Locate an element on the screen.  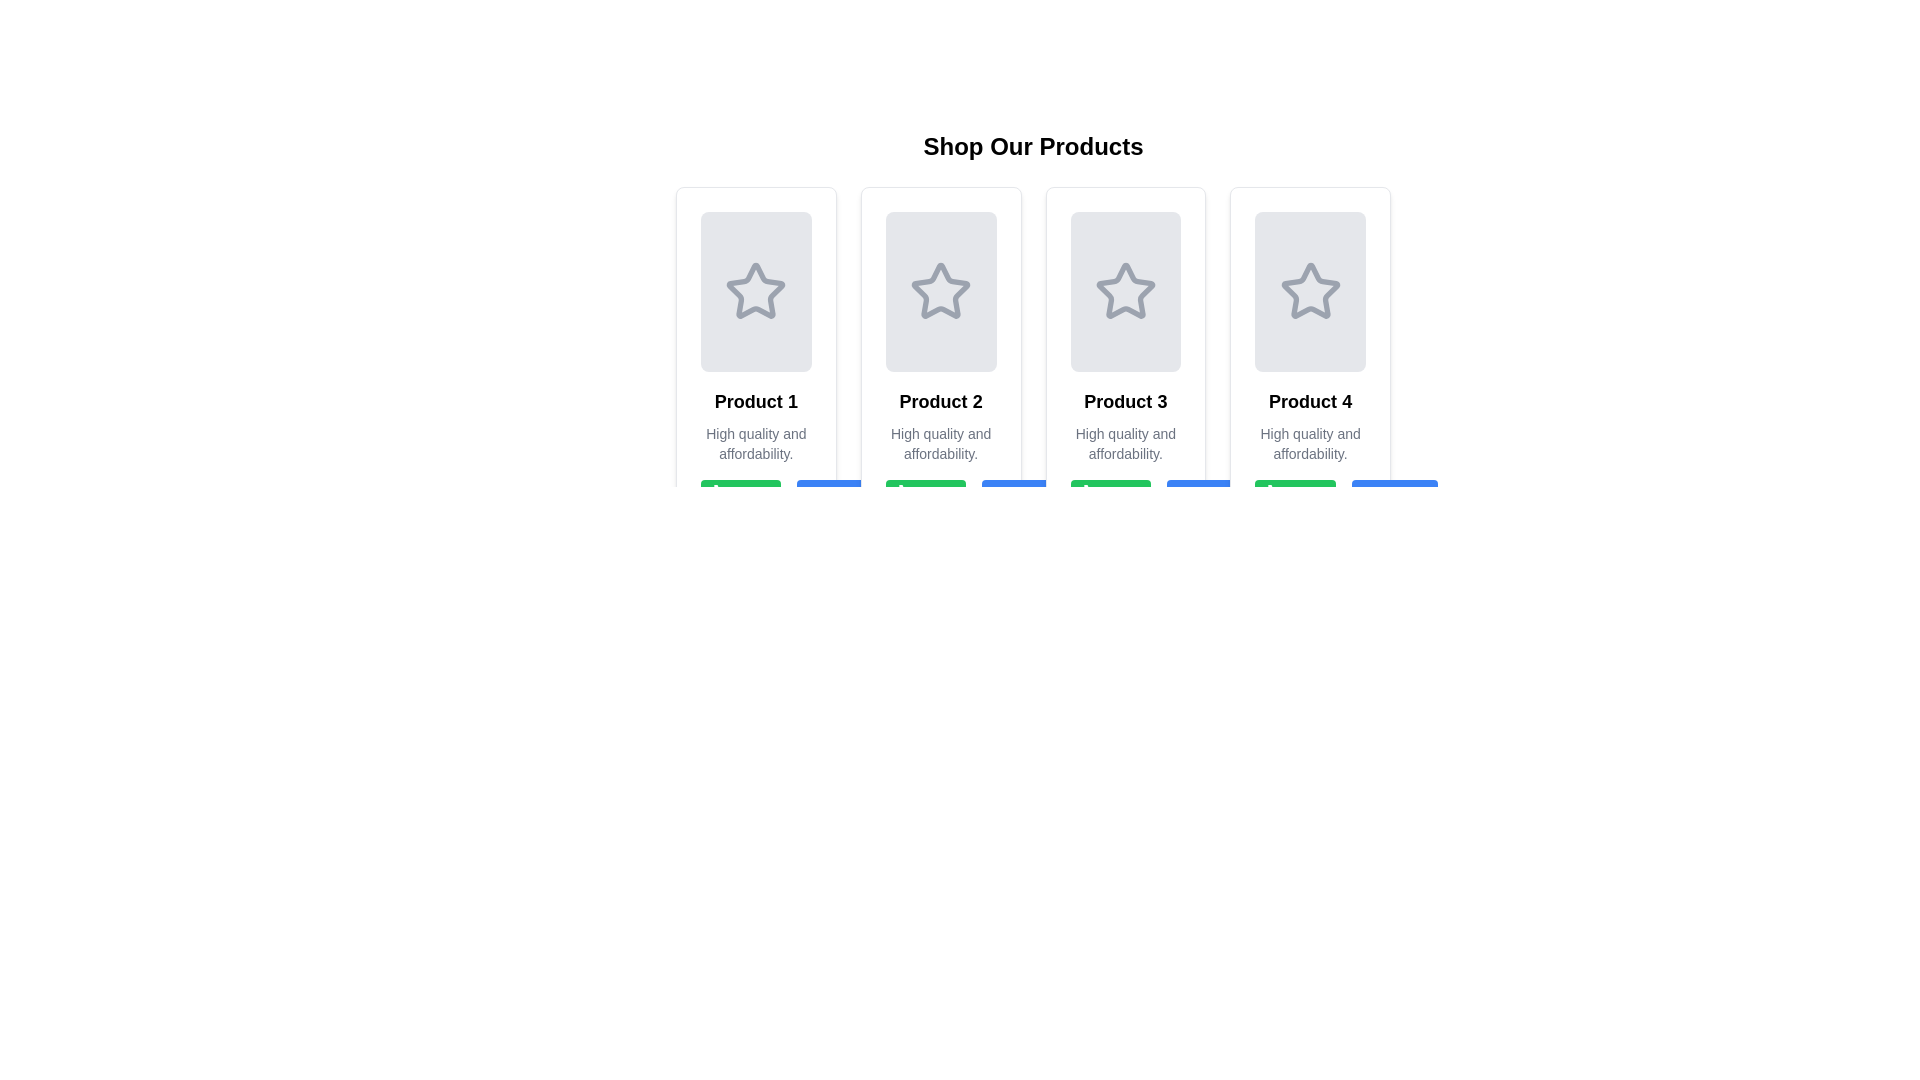
the 'View' button is located at coordinates (1209, 495).